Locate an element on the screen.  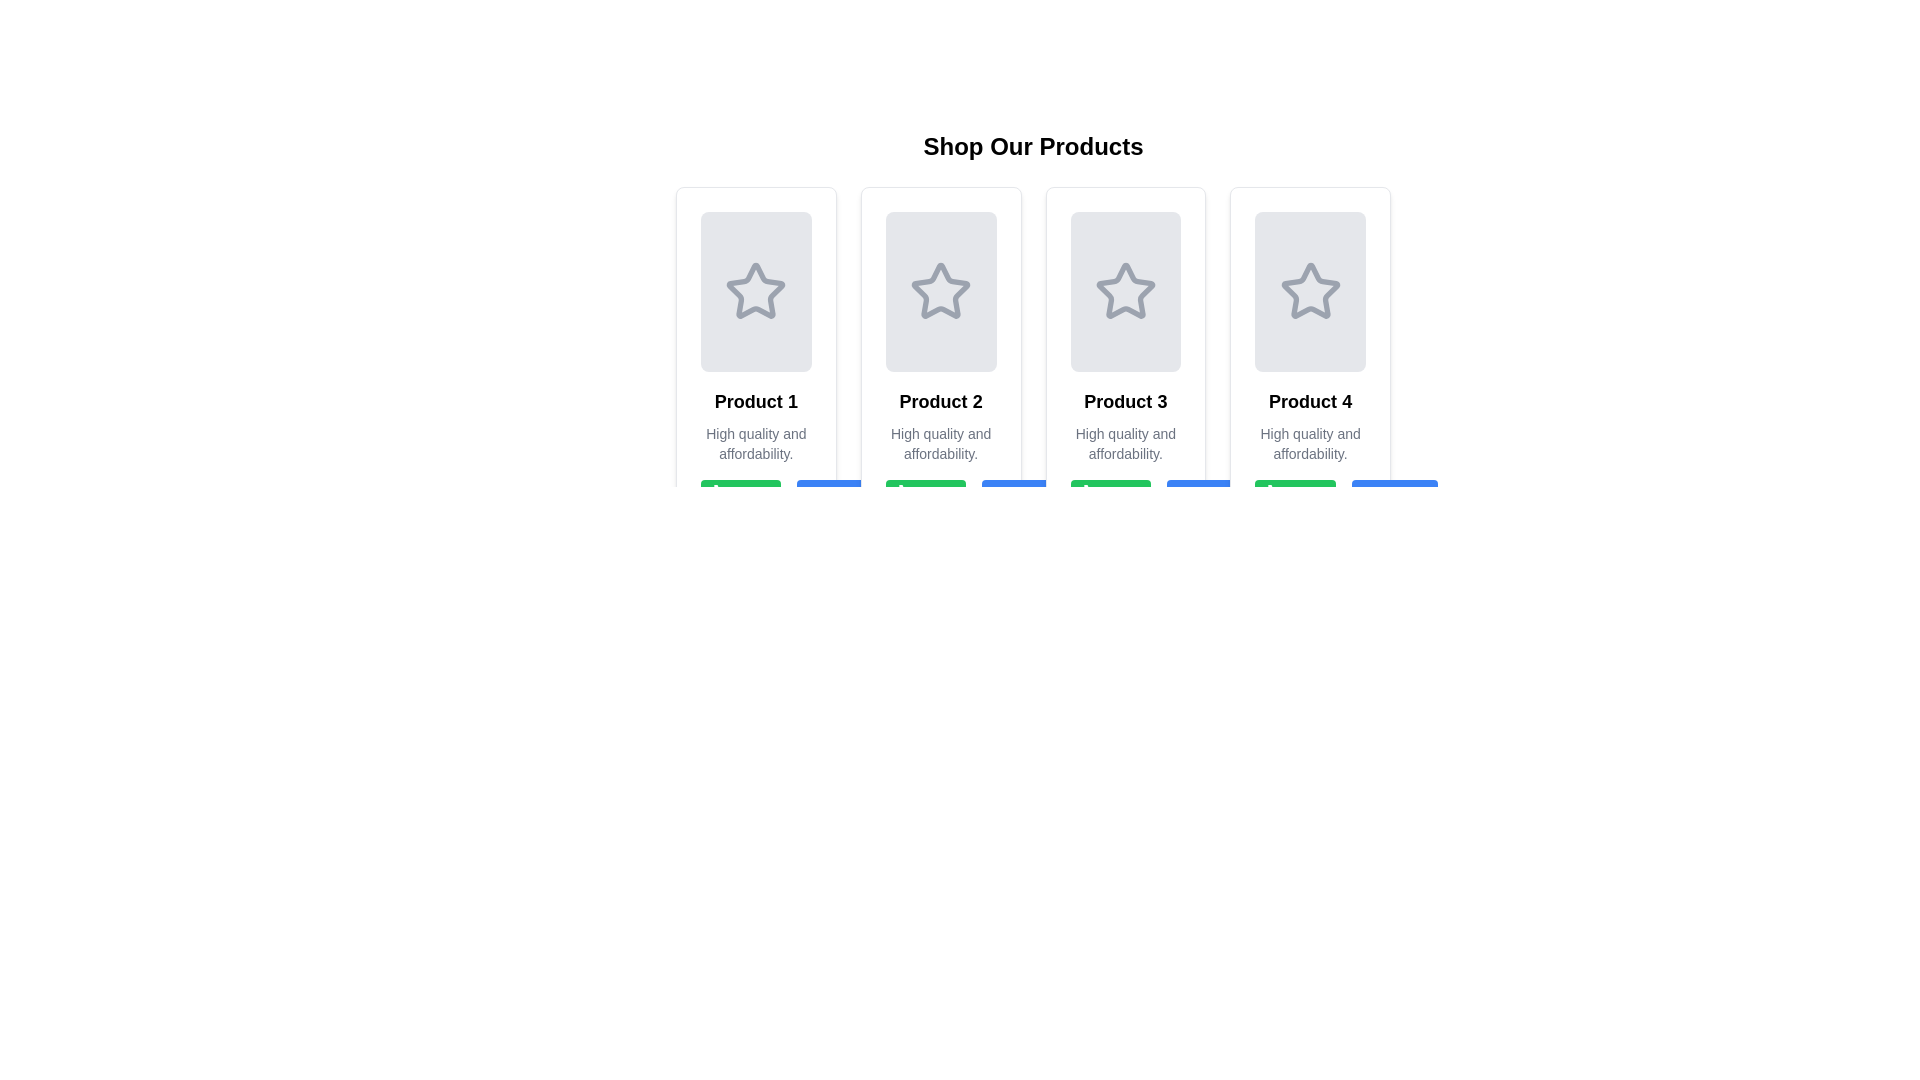
the 'View' button is located at coordinates (1209, 495).